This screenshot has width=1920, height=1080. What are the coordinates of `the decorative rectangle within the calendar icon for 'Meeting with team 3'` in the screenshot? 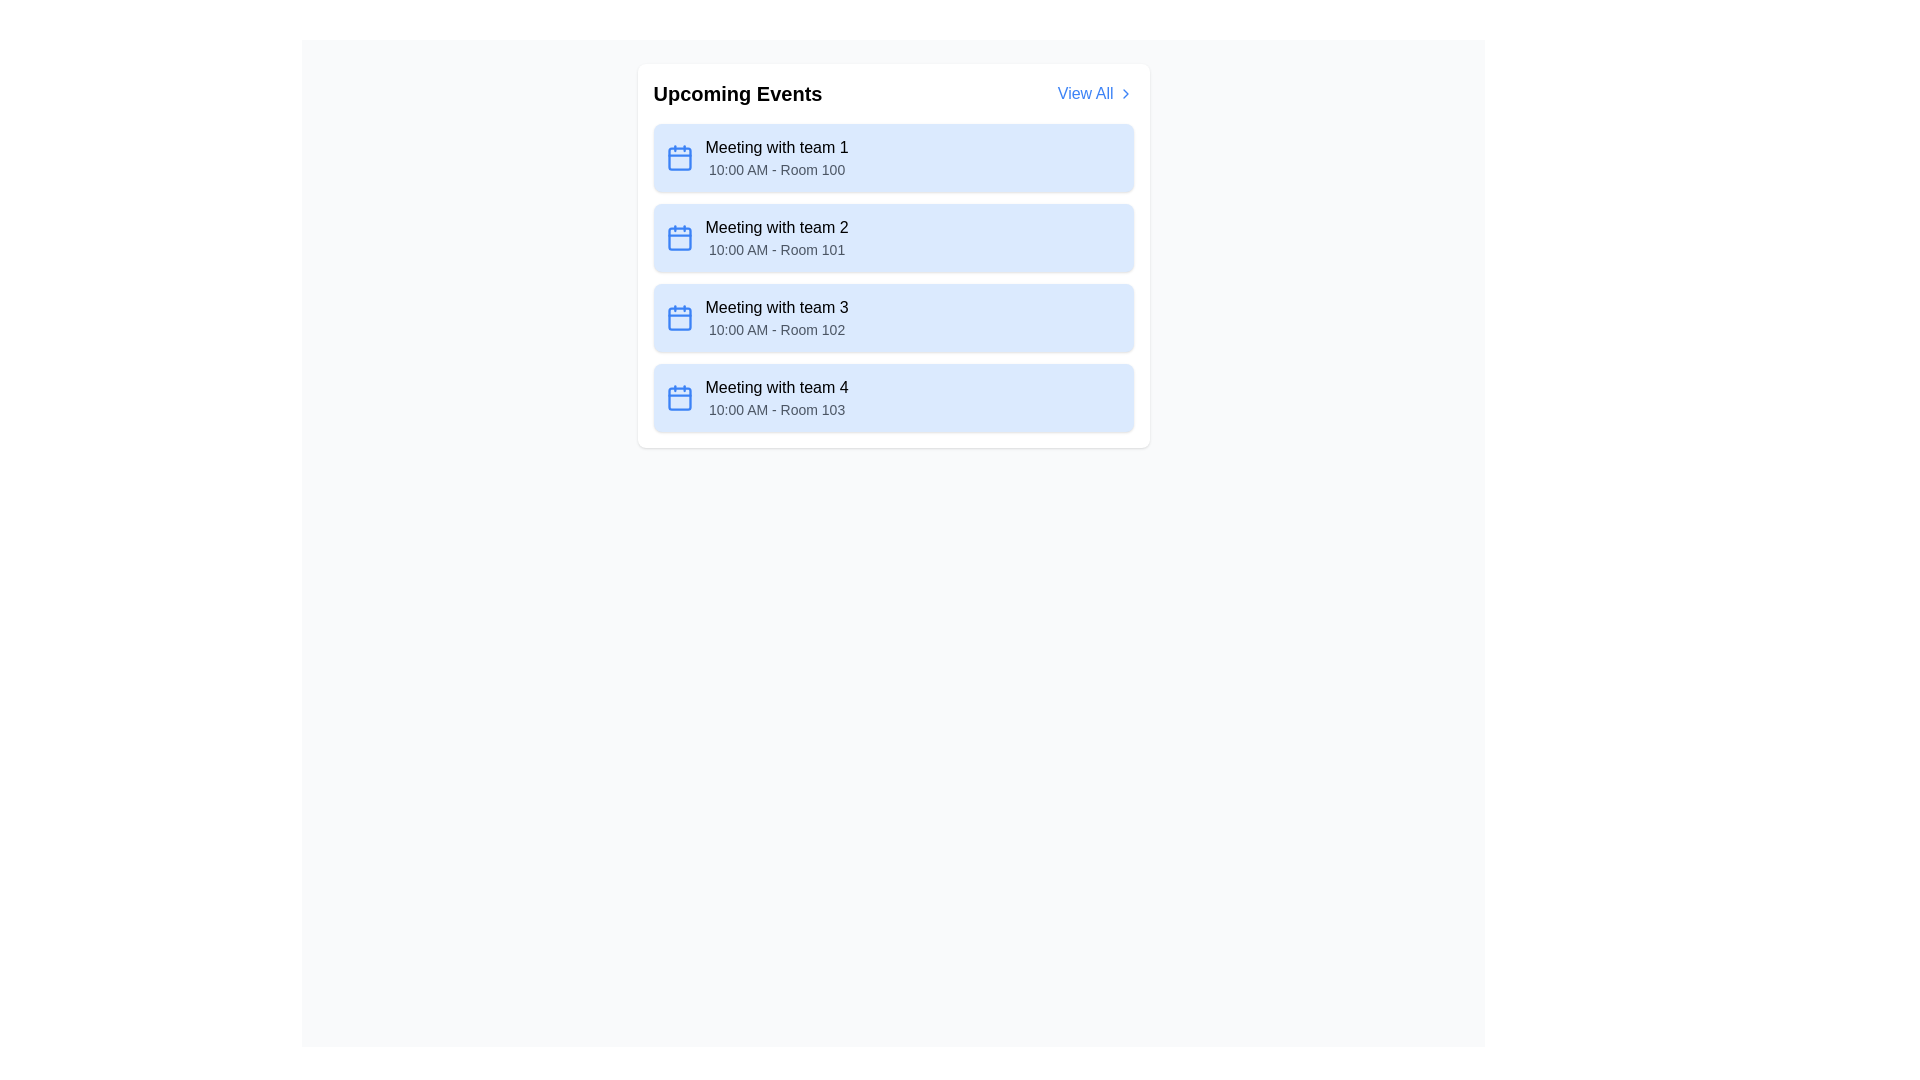 It's located at (679, 318).